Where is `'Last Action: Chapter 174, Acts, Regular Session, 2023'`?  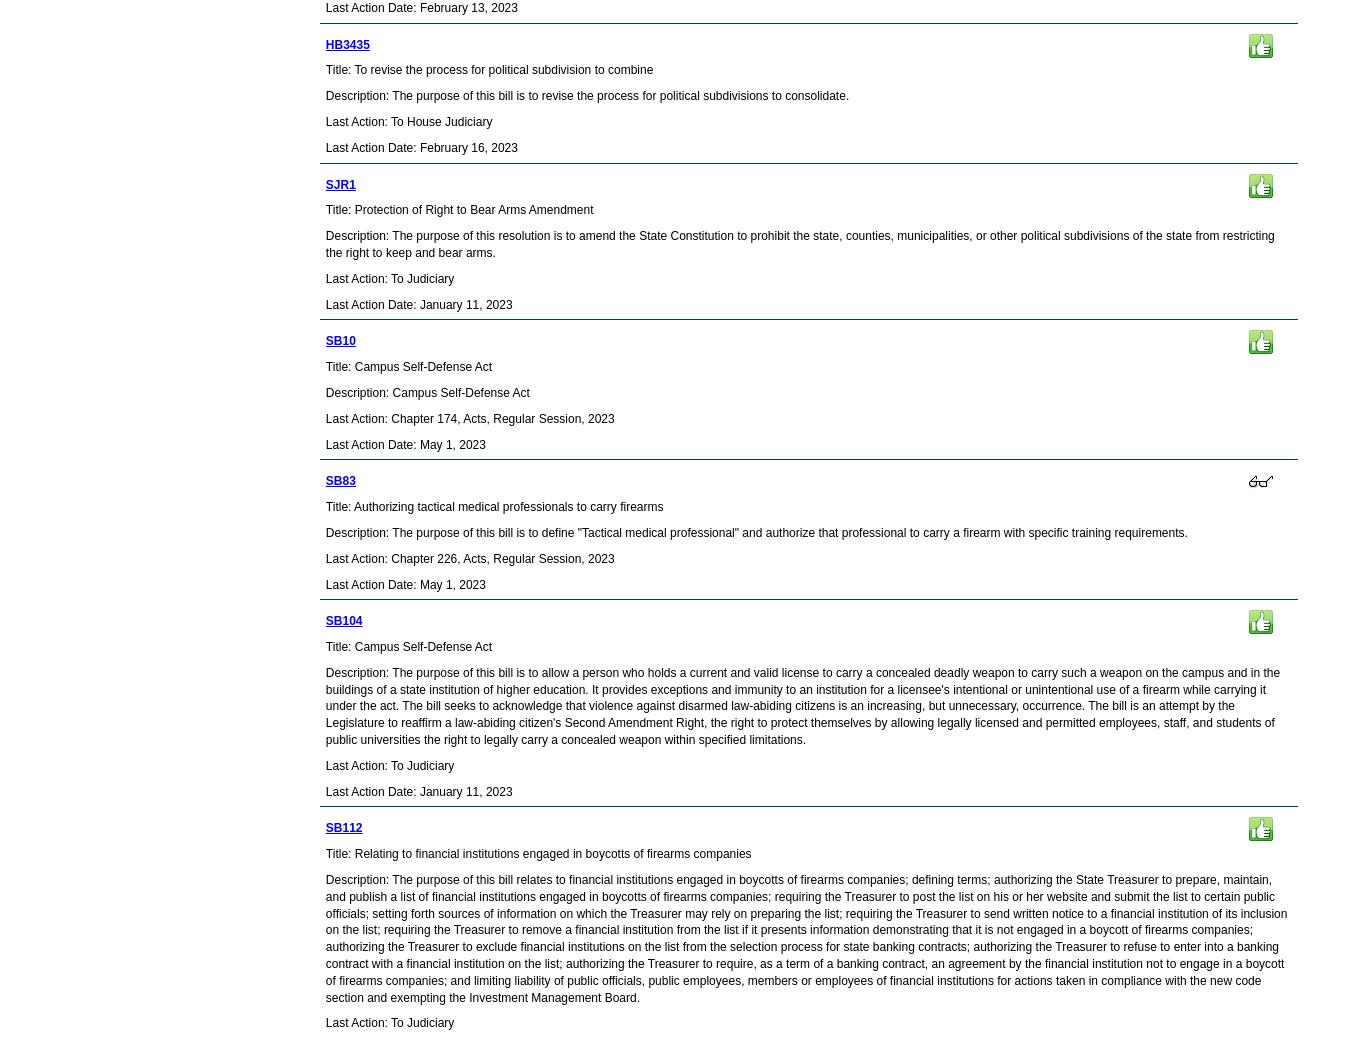
'Last Action: Chapter 174, Acts, Regular Session, 2023' is located at coordinates (469, 417).